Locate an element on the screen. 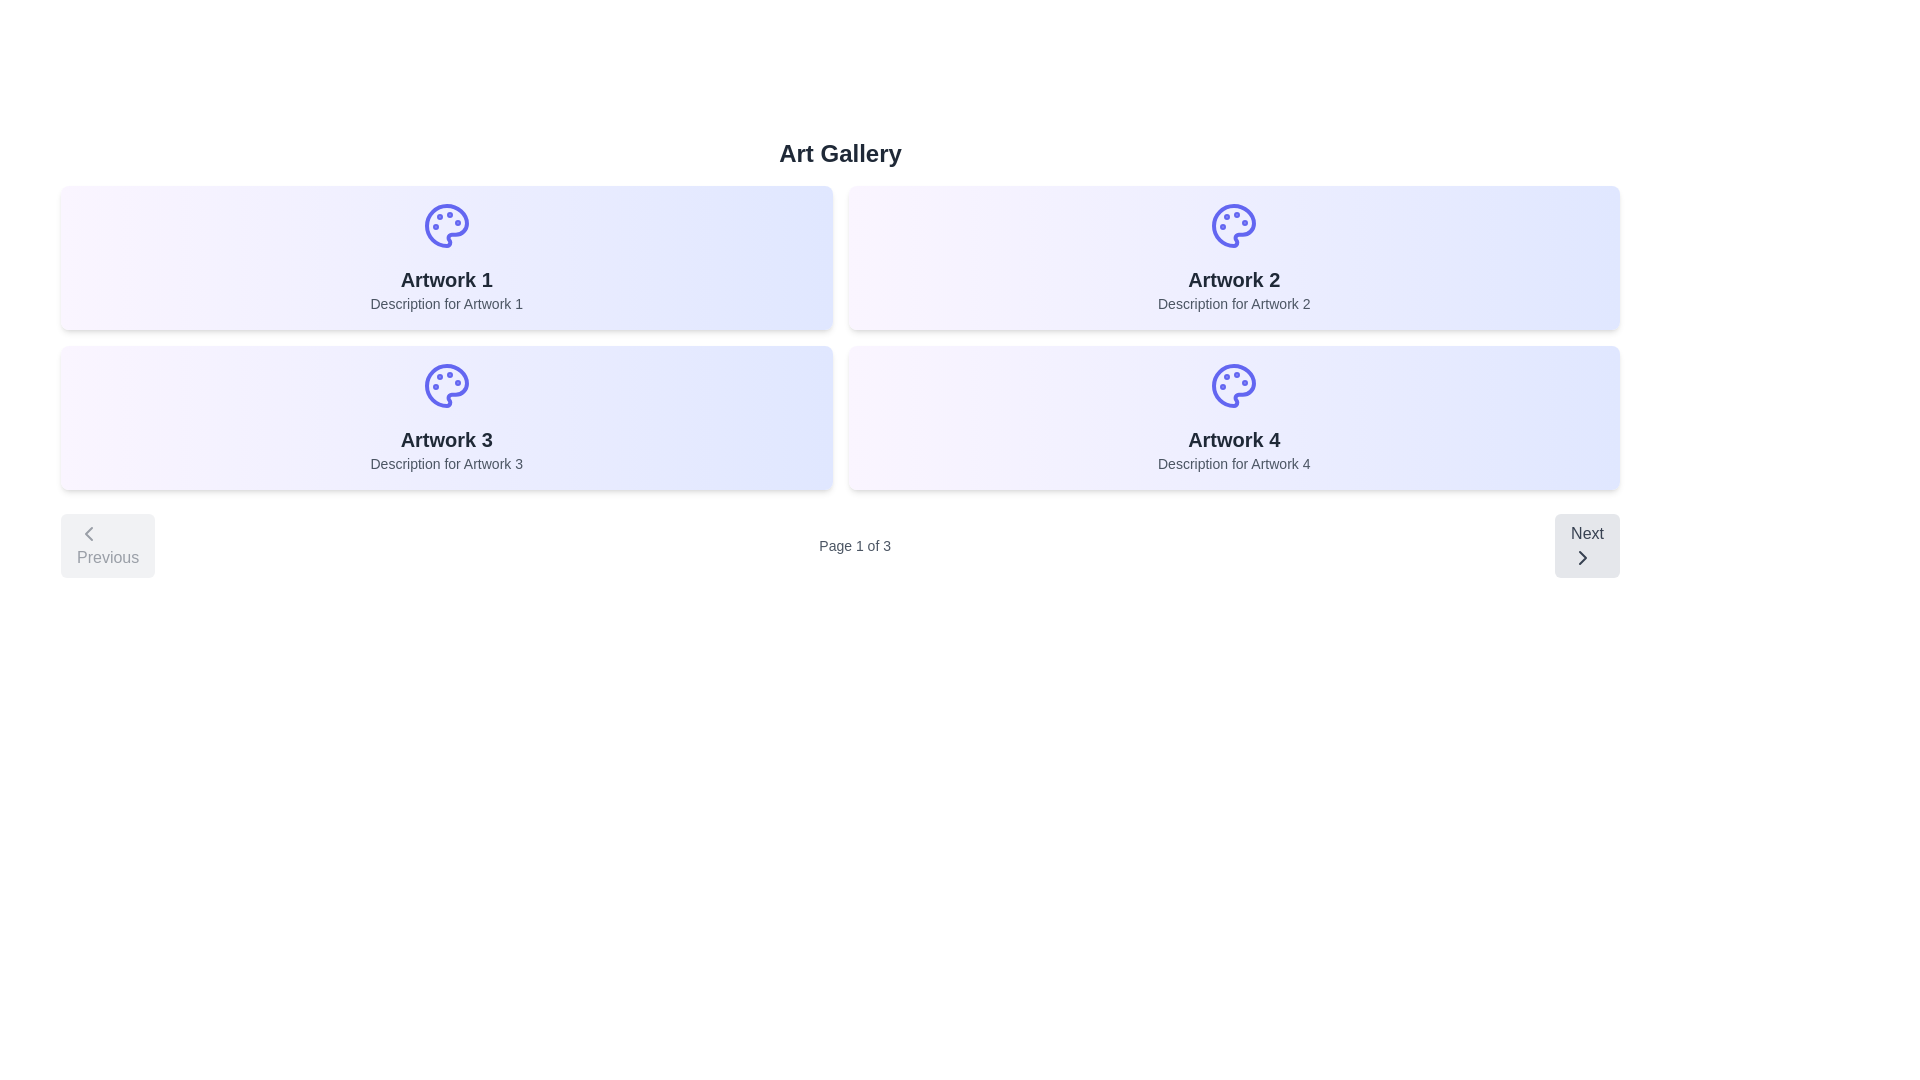 Image resolution: width=1920 pixels, height=1080 pixels. the SVG graphic icon resembling a painter's palette, which is styled in indigo blue, located in the upper-center part of the card titled 'Artwork 3 Description for Artwork 3' is located at coordinates (445, 385).